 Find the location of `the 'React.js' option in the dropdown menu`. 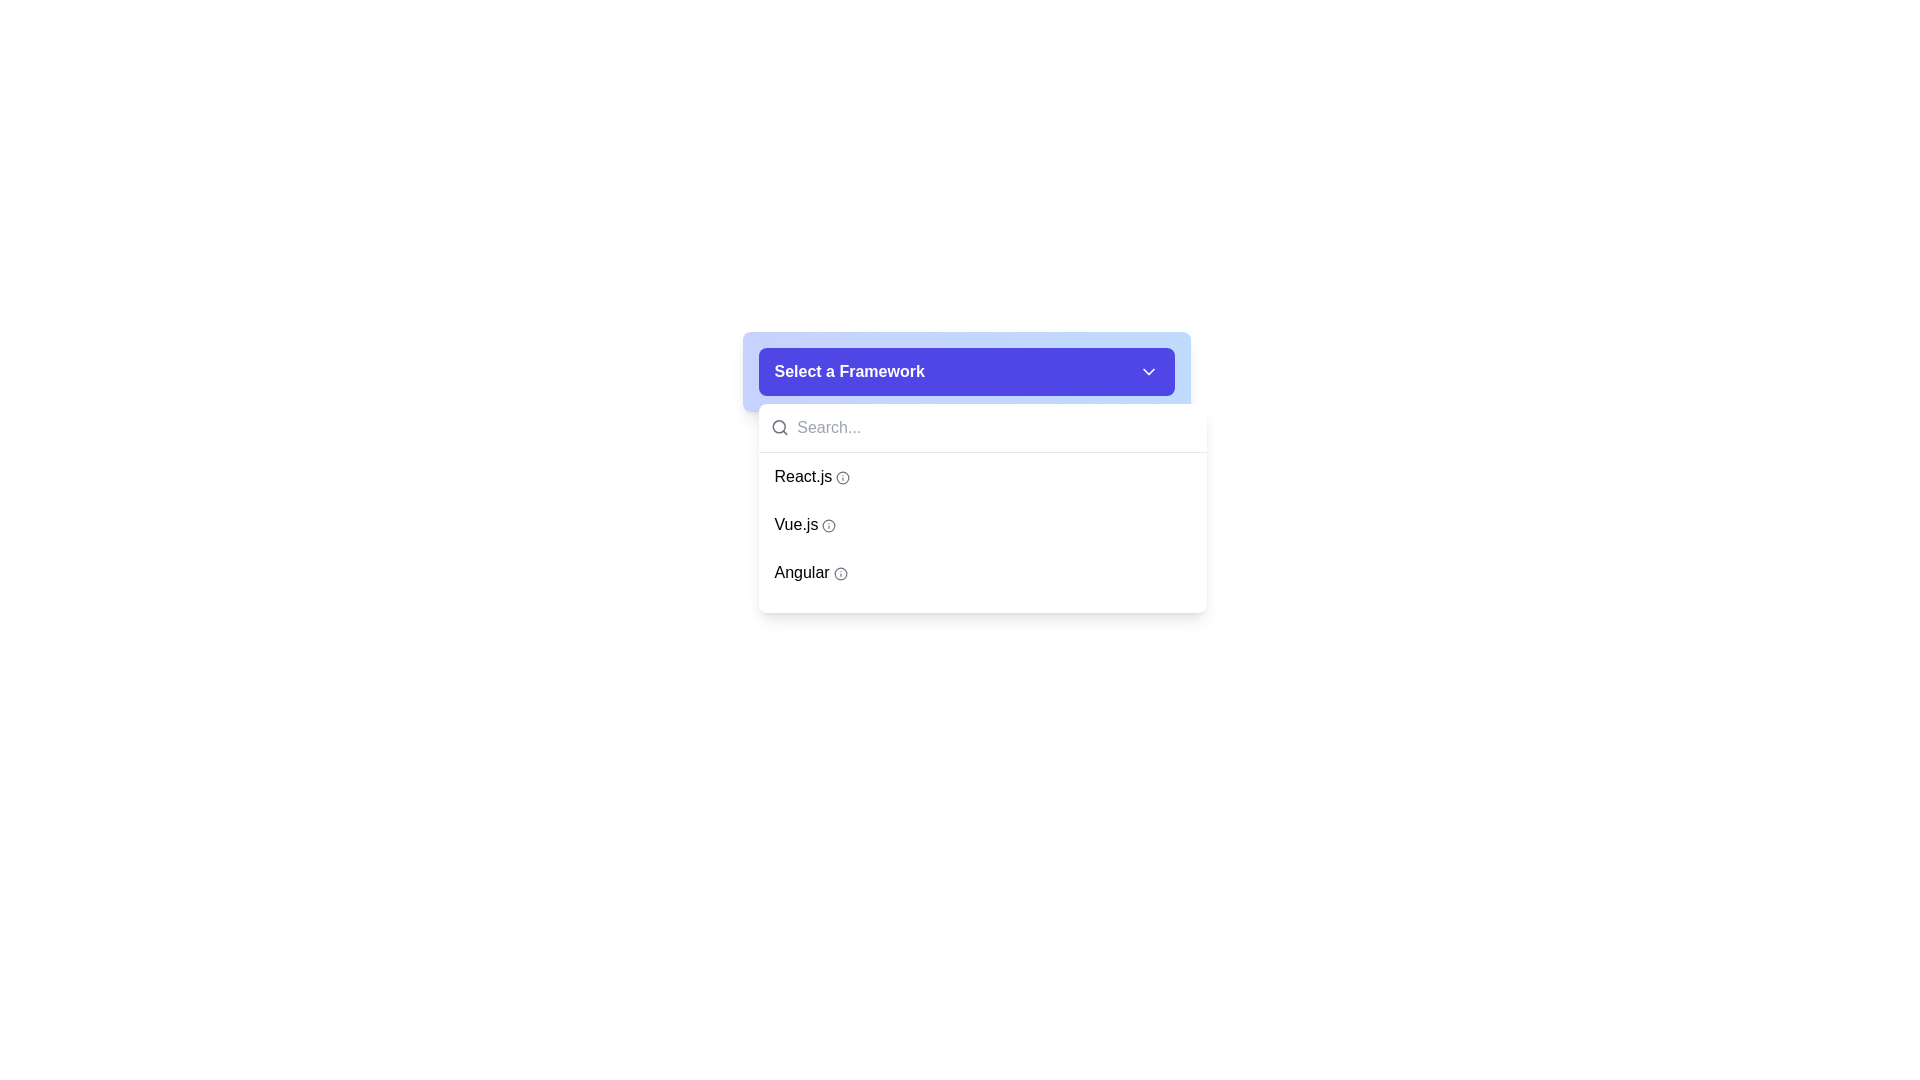

the 'React.js' option in the dropdown menu is located at coordinates (812, 477).